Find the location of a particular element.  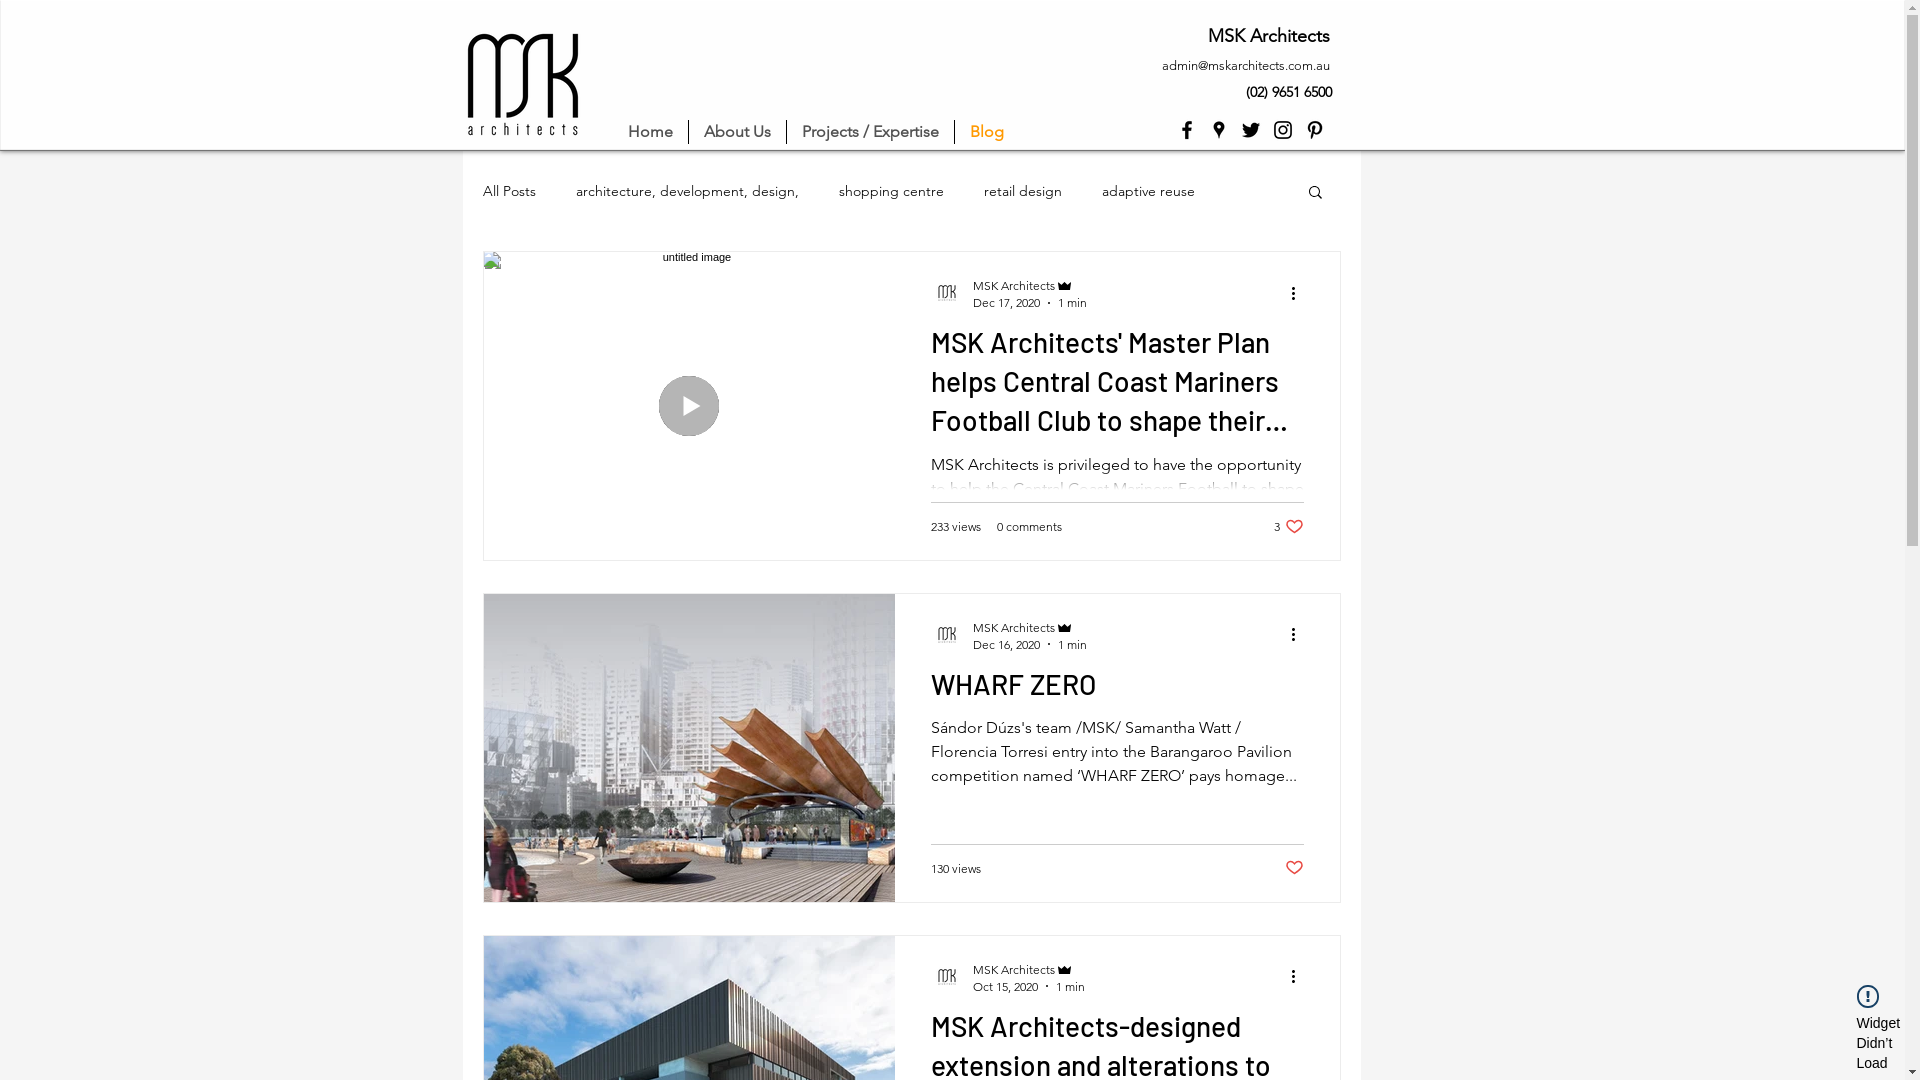

'Projects / Expertise' is located at coordinates (869, 131).